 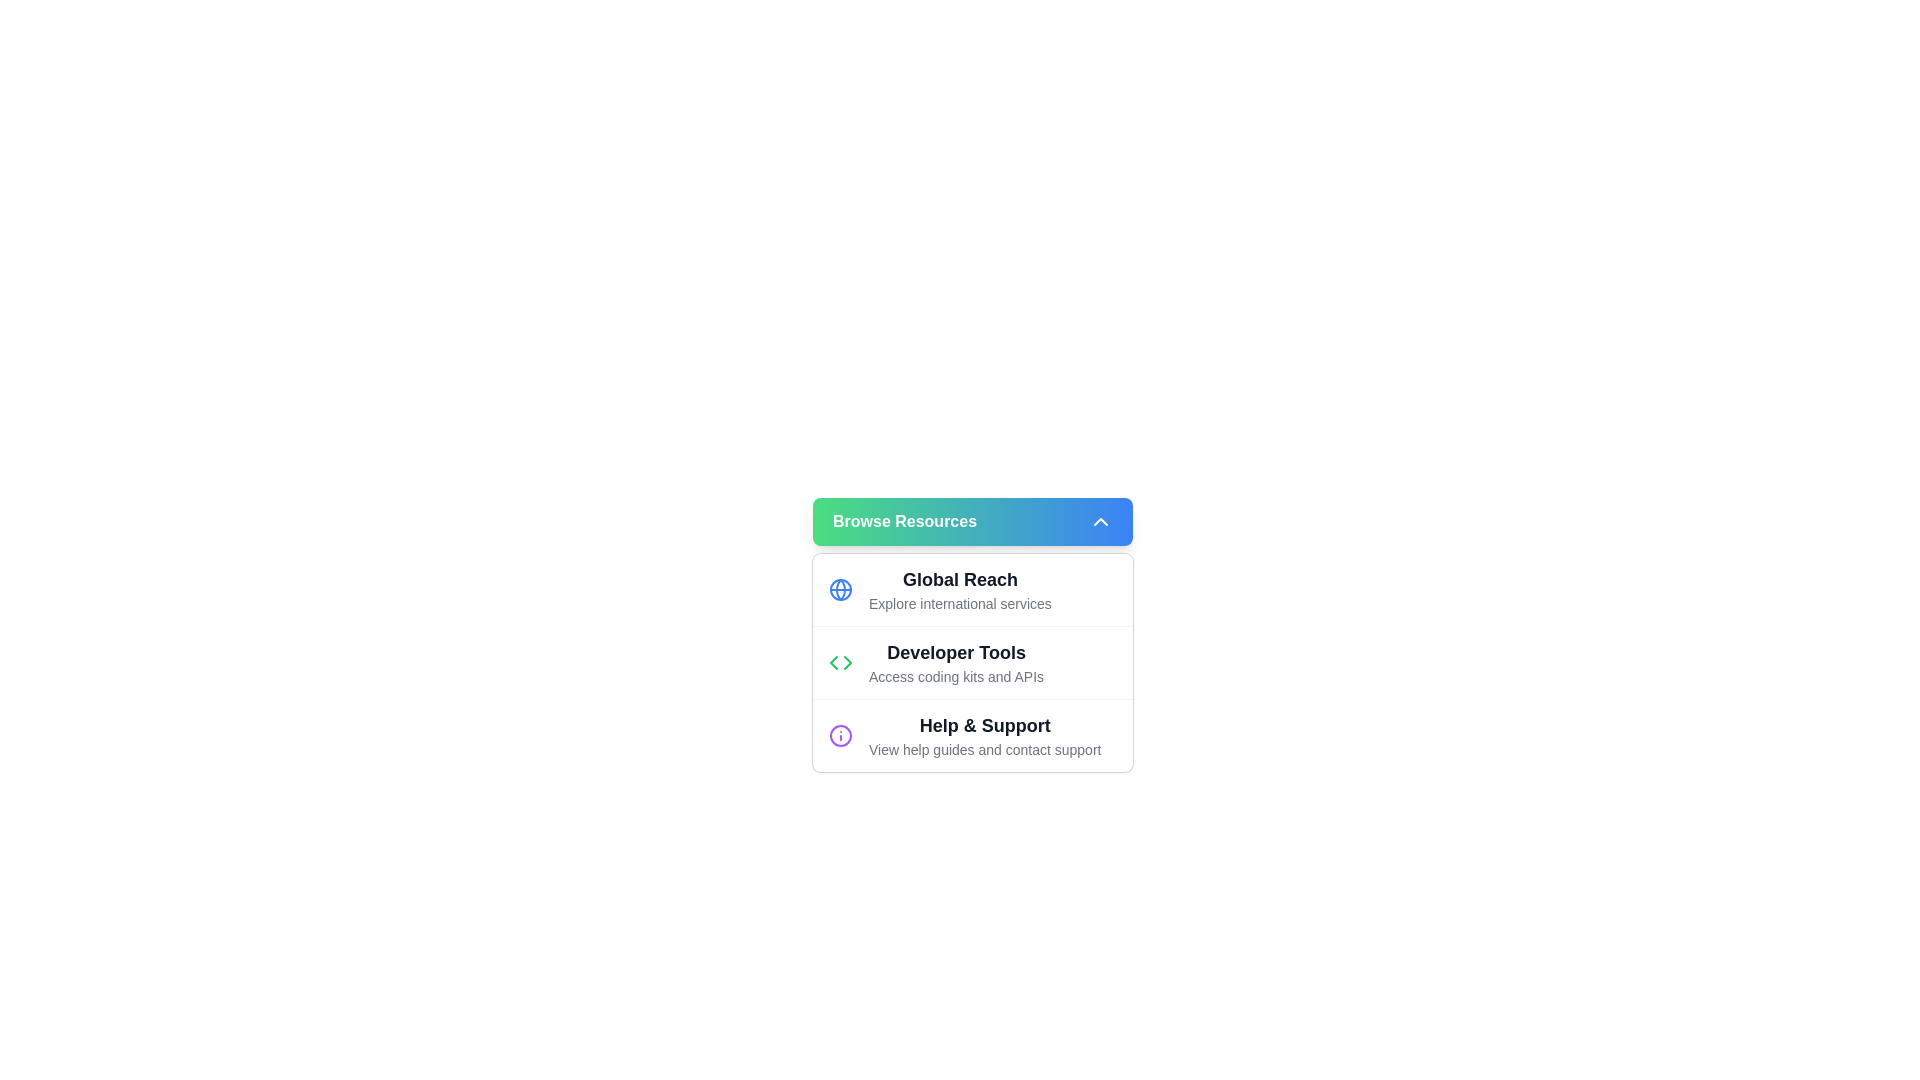 I want to click on the small green icon representing coding or development tools, which is located on the left side of the 'Developer Tools' section in the dropdown menu, so click(x=840, y=663).